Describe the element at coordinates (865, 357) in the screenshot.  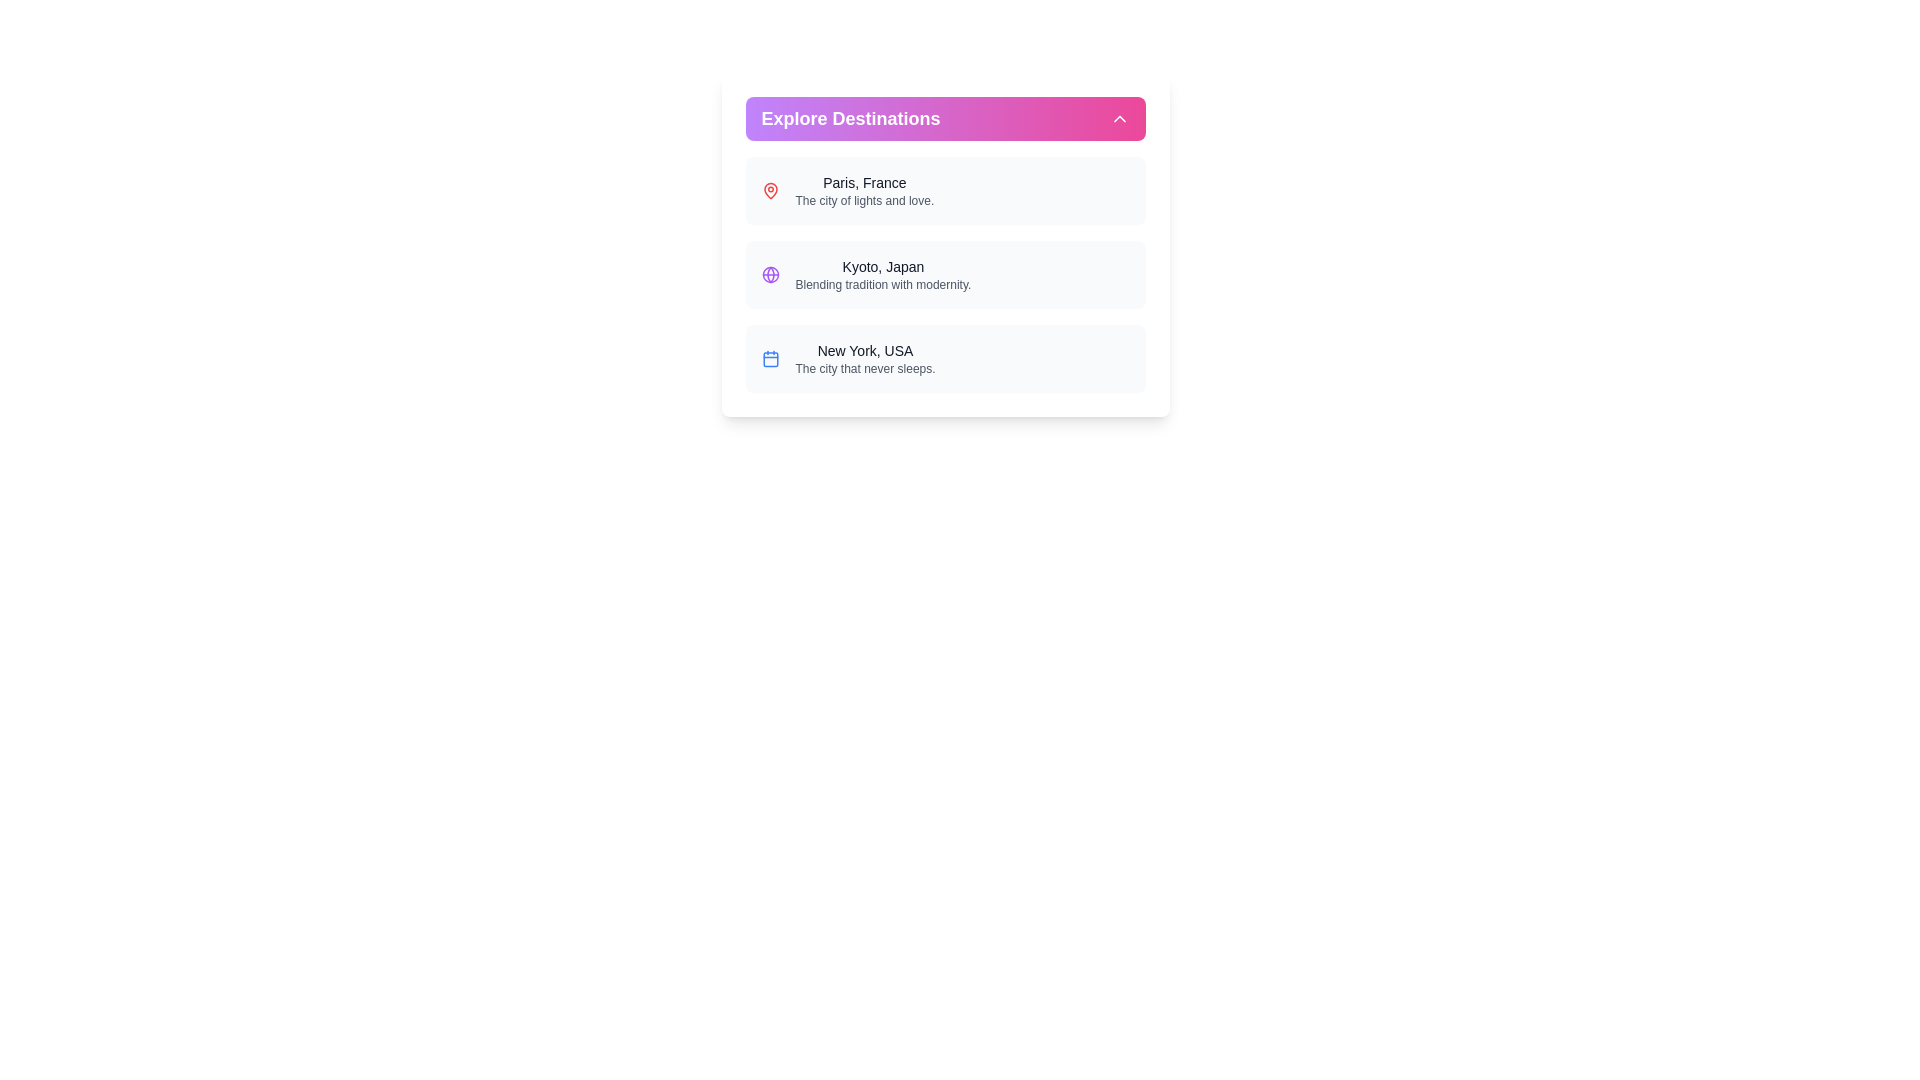
I see `the text block displaying 'New York, USA' with the tagline 'The city that never sleeps', which is the third entry under 'Explore Destinations'` at that location.